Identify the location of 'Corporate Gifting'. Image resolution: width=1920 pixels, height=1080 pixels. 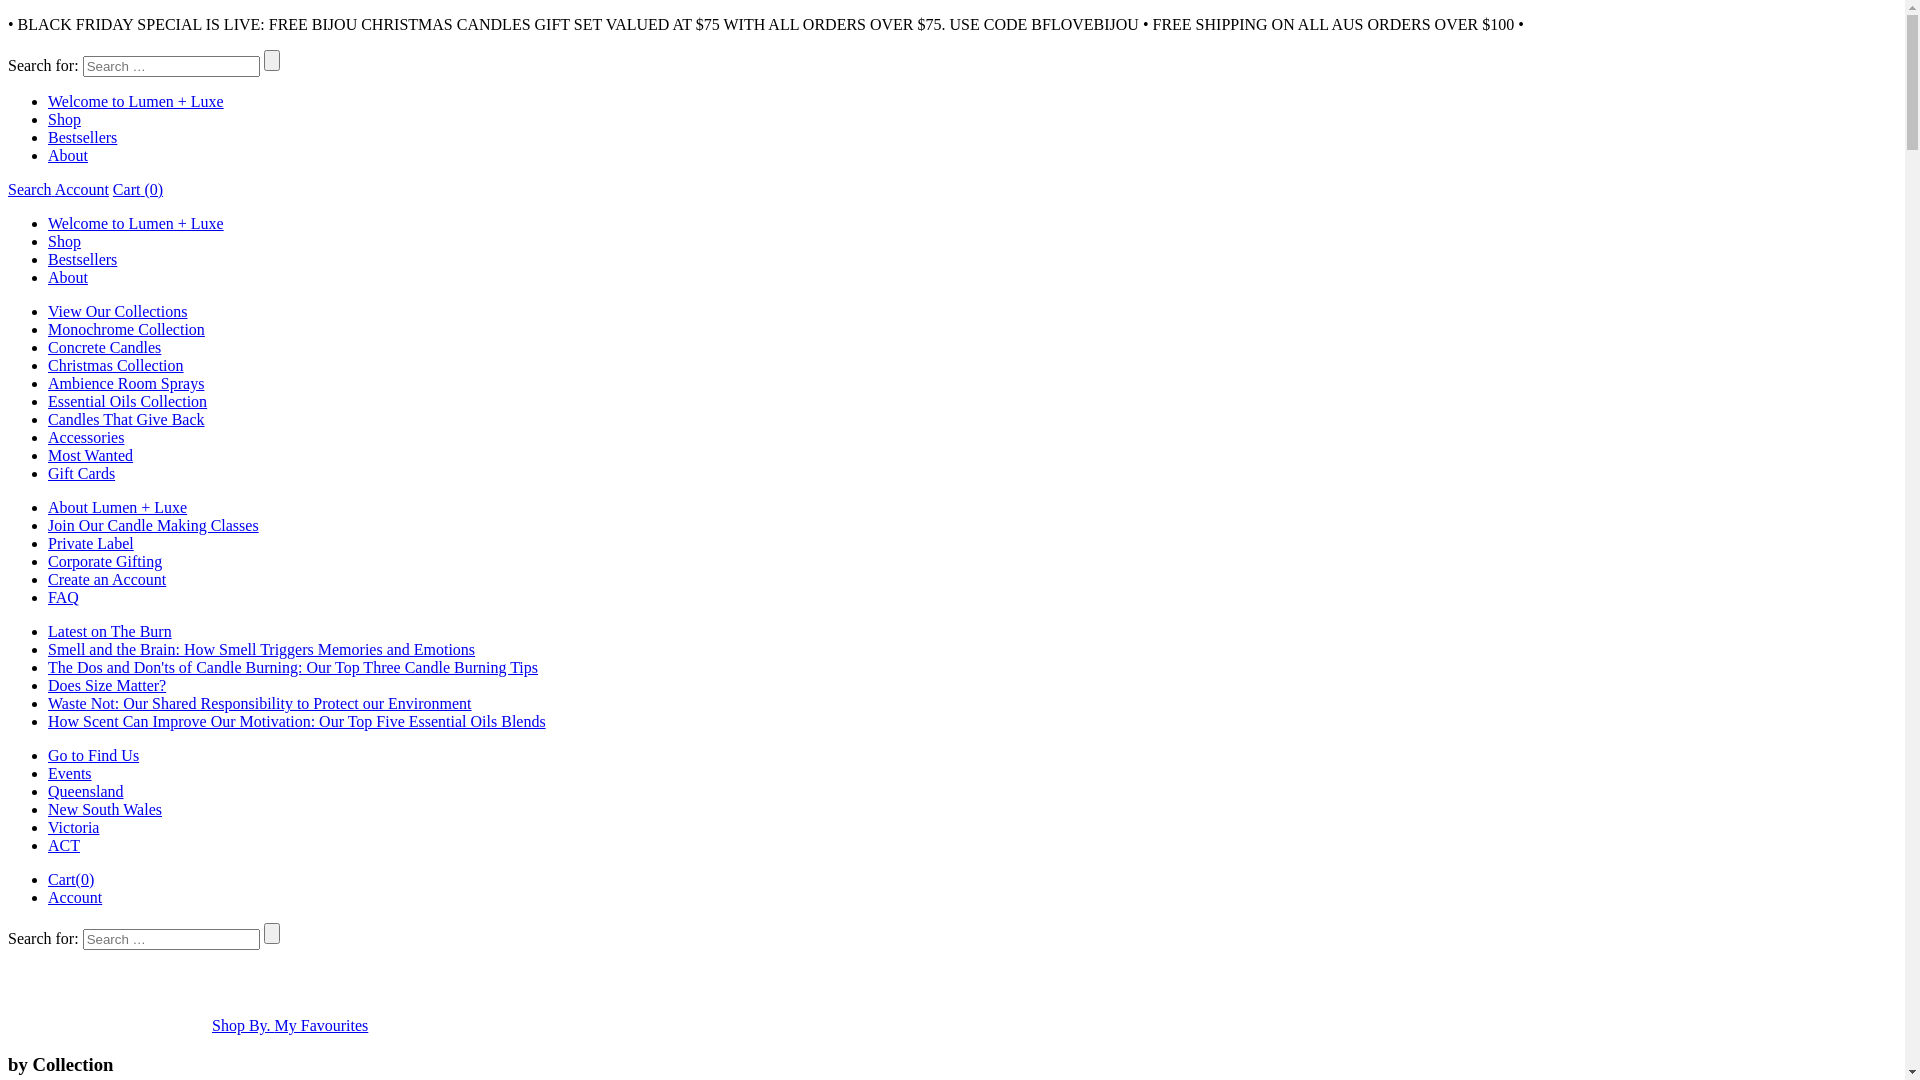
(104, 561).